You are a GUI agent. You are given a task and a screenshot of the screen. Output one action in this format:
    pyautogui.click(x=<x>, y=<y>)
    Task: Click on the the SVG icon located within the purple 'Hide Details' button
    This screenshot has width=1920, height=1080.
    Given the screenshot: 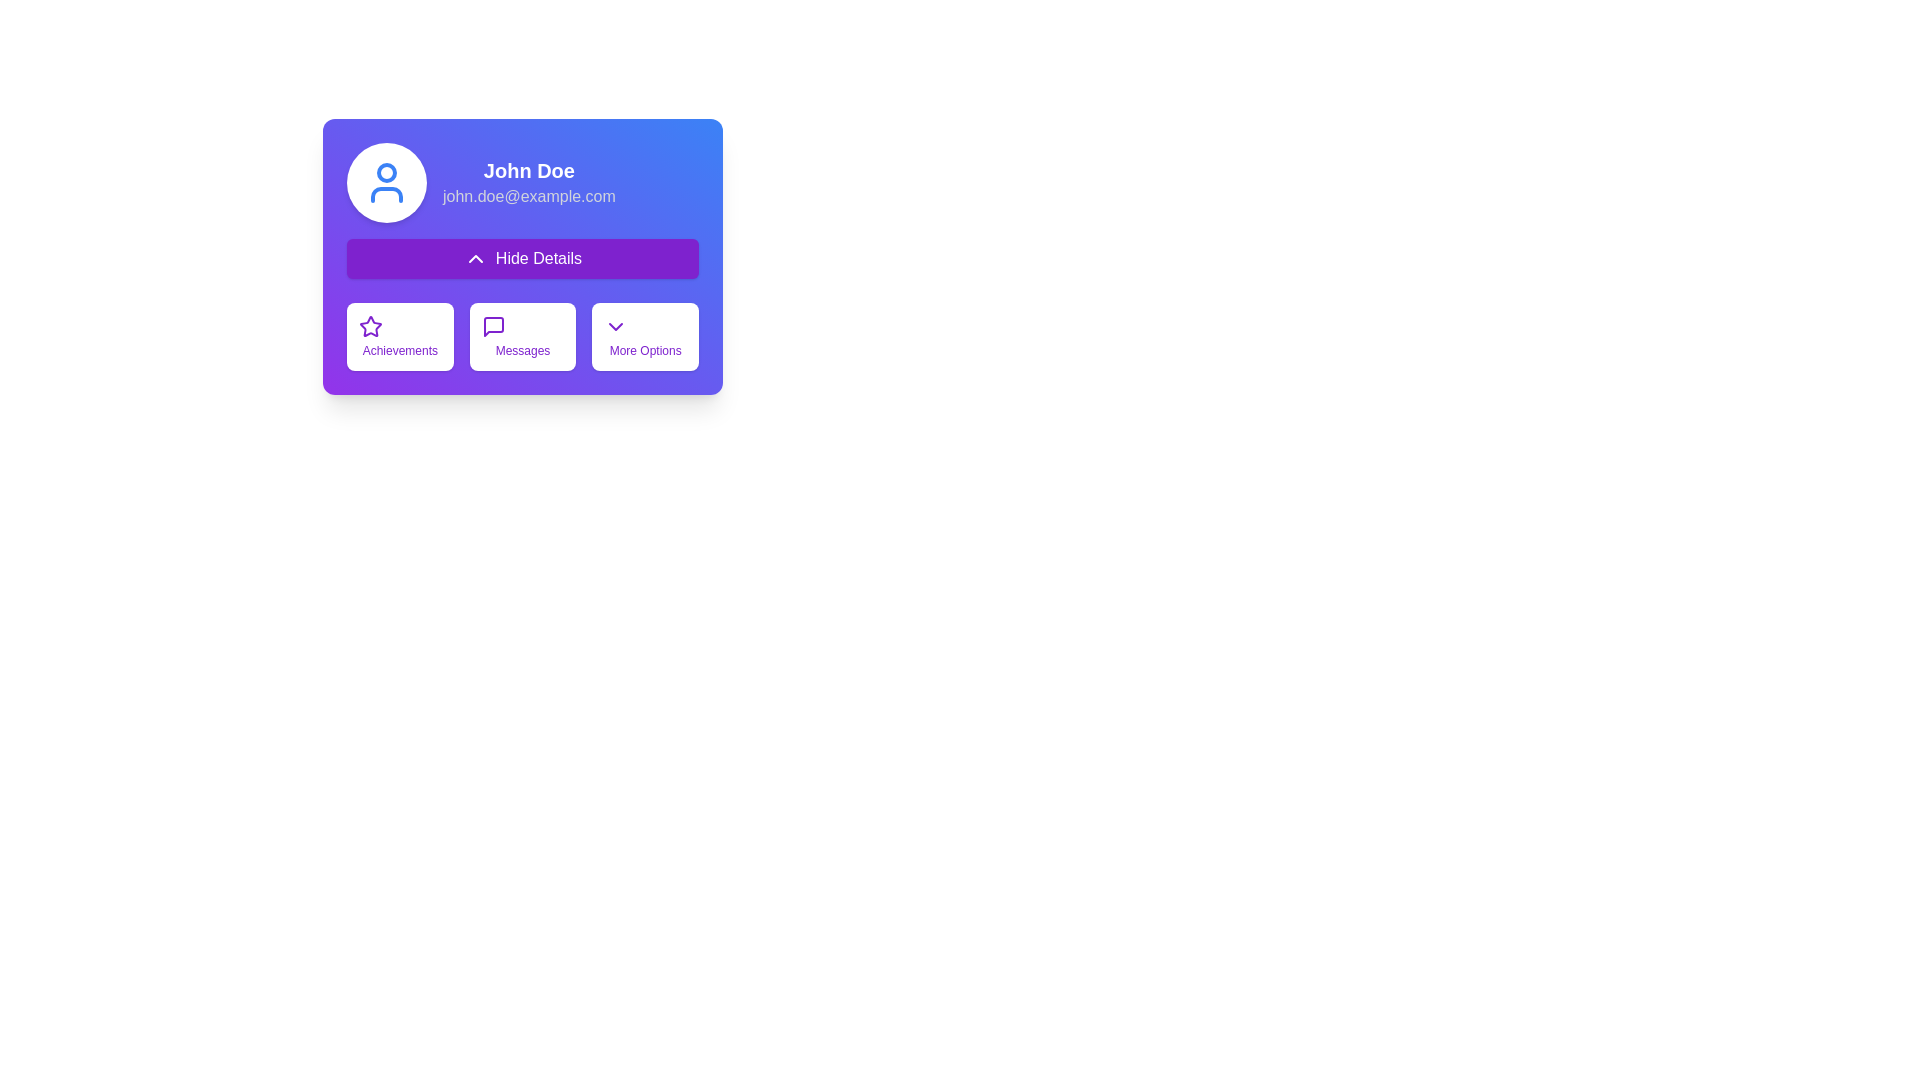 What is the action you would take?
    pyautogui.click(x=474, y=257)
    